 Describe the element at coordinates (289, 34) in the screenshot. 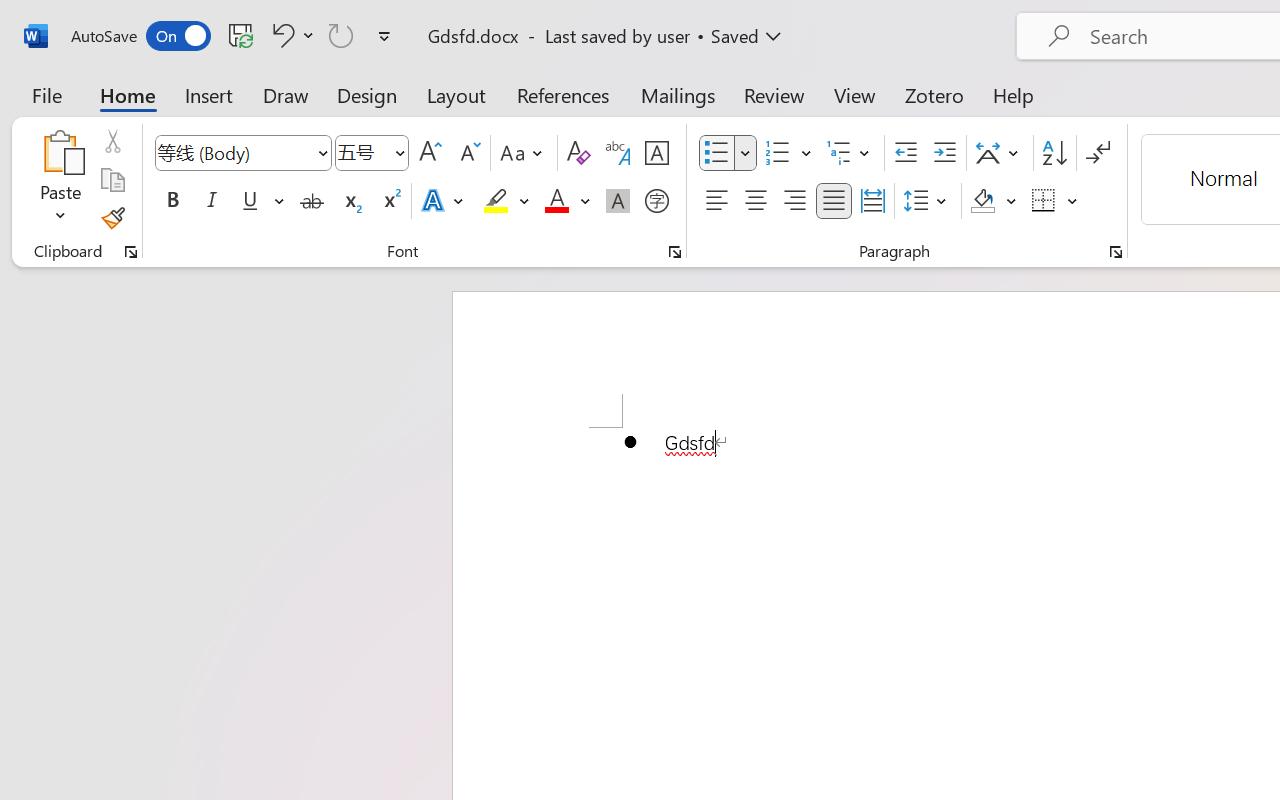

I see `'Undo Bullet Default'` at that location.